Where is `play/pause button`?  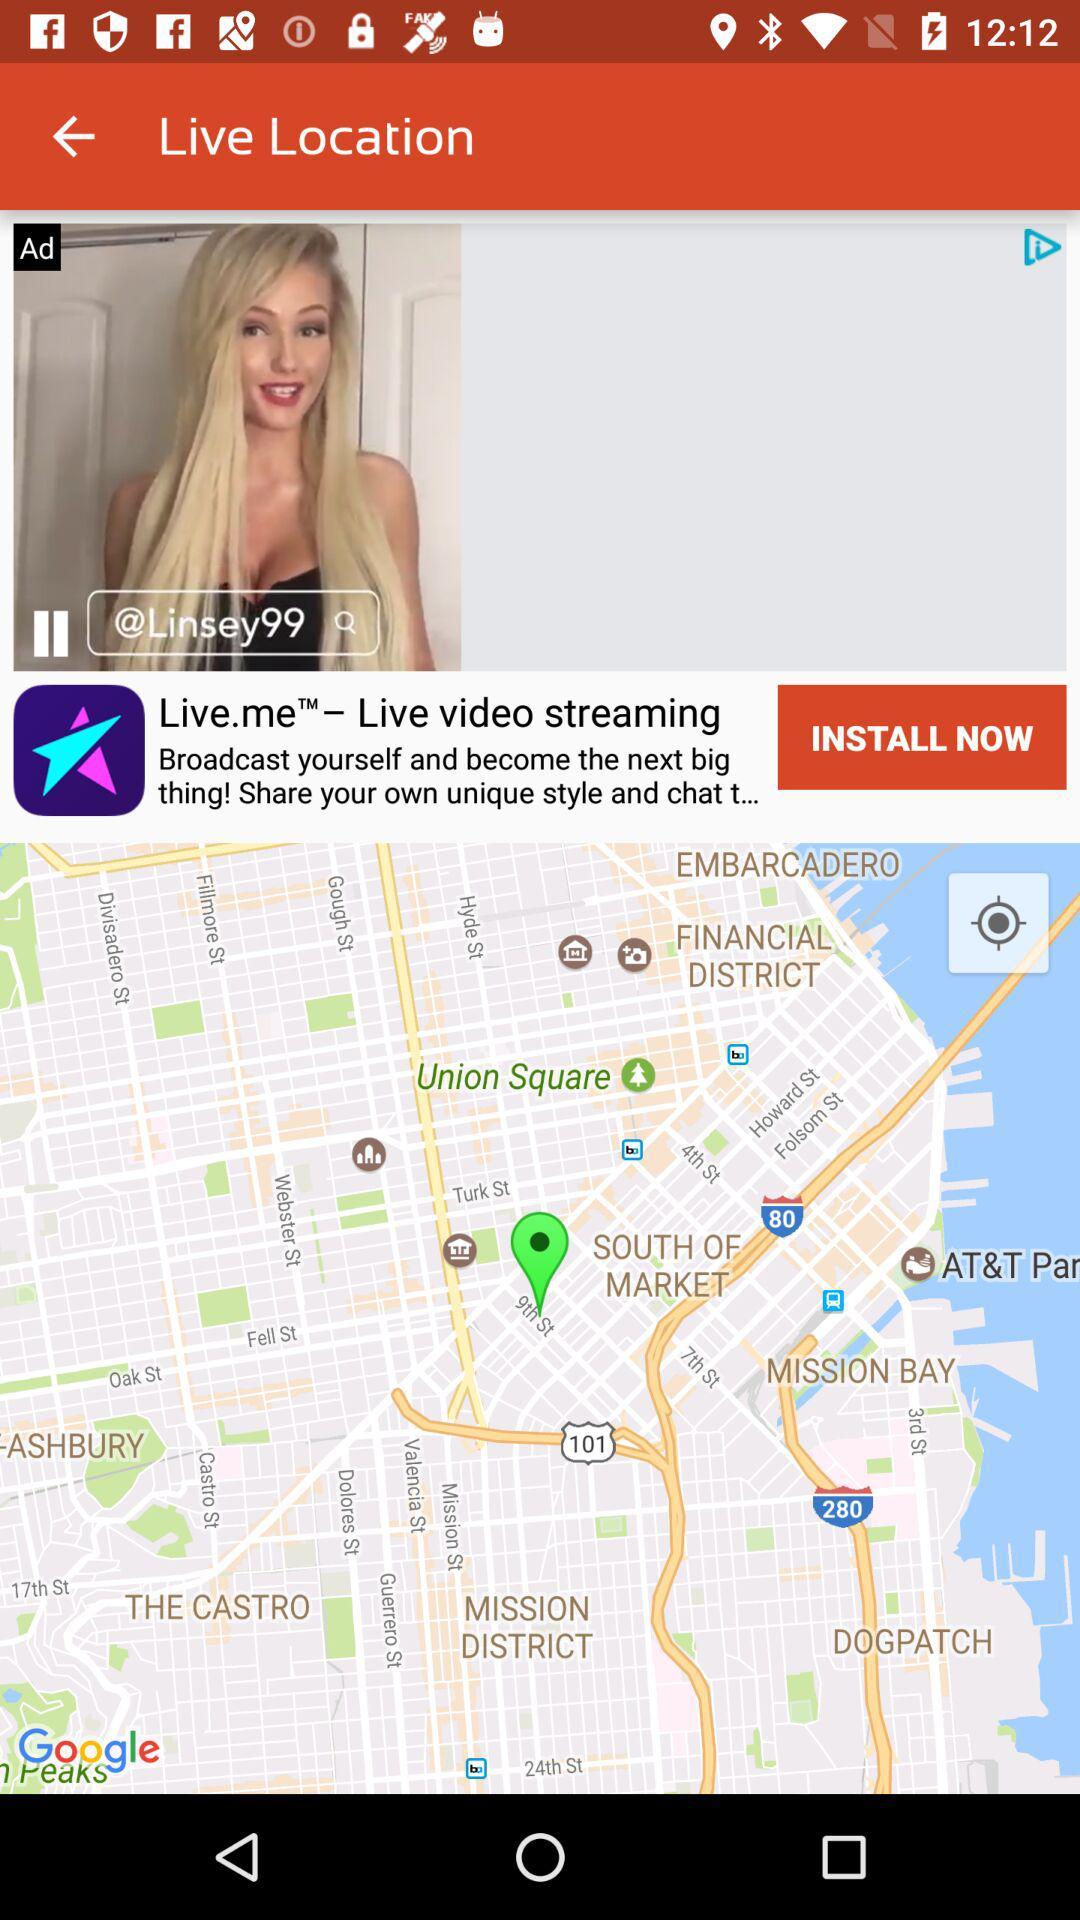 play/pause button is located at coordinates (49, 632).